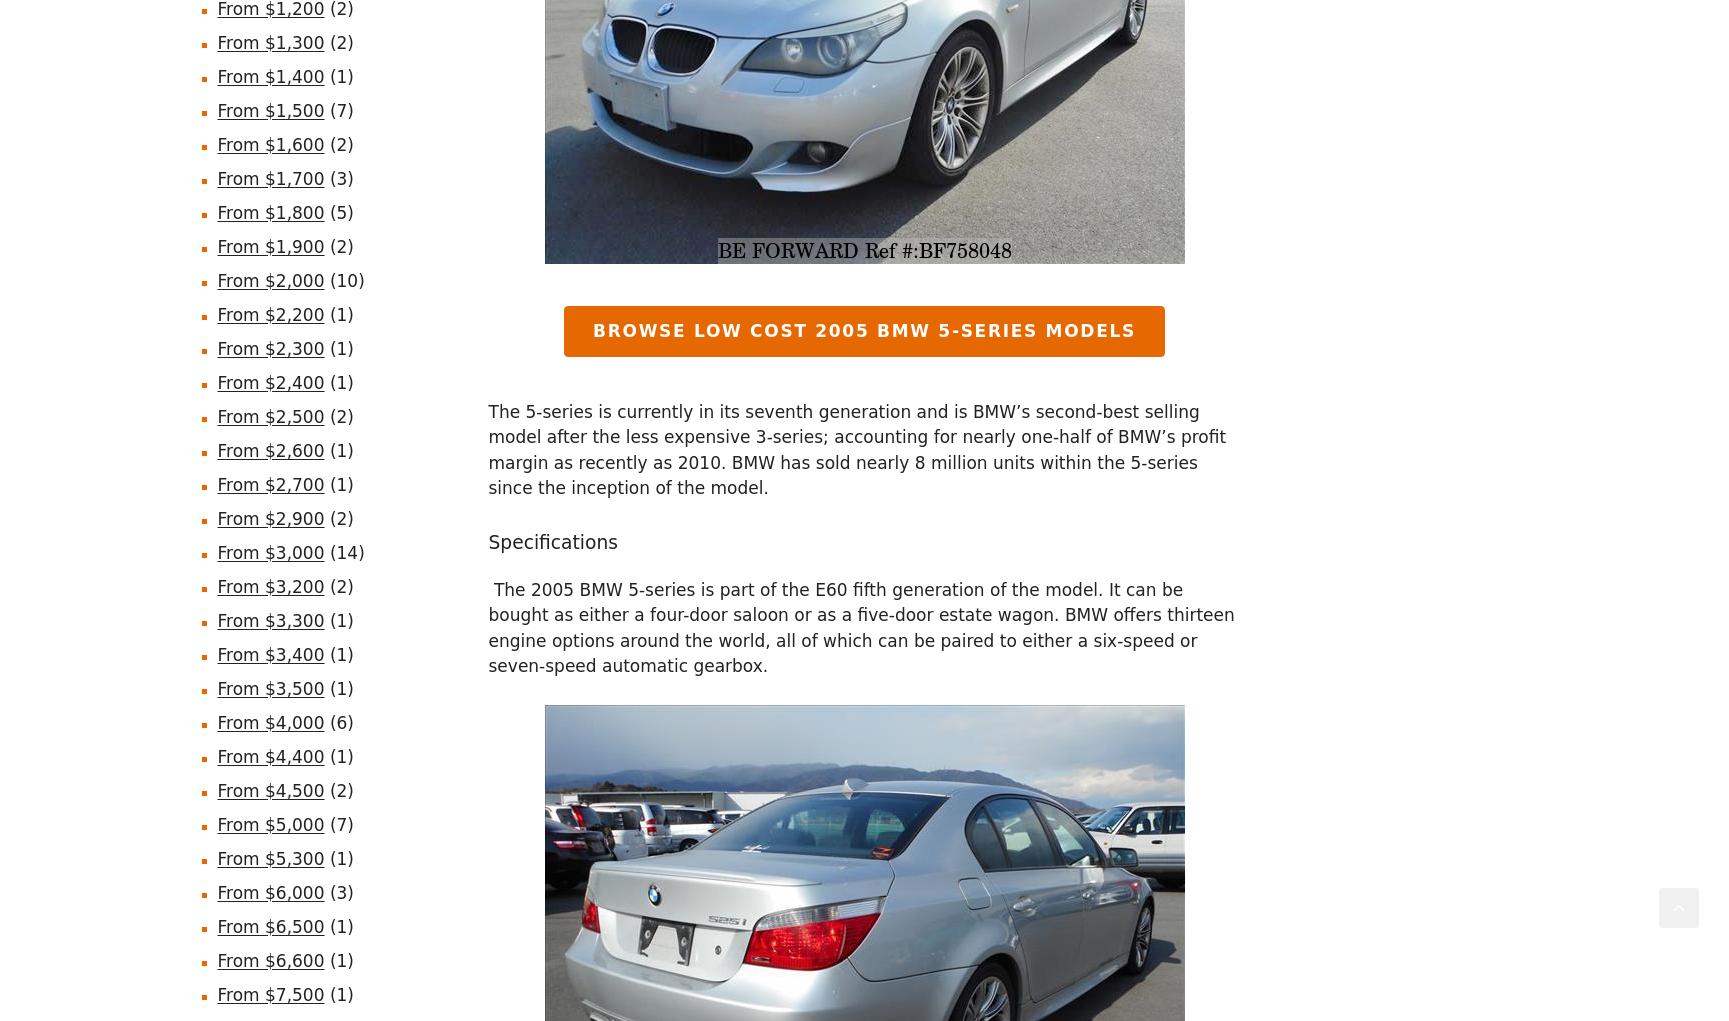 This screenshot has height=1021, width=1729. I want to click on 'From $1,300', so click(270, 41).